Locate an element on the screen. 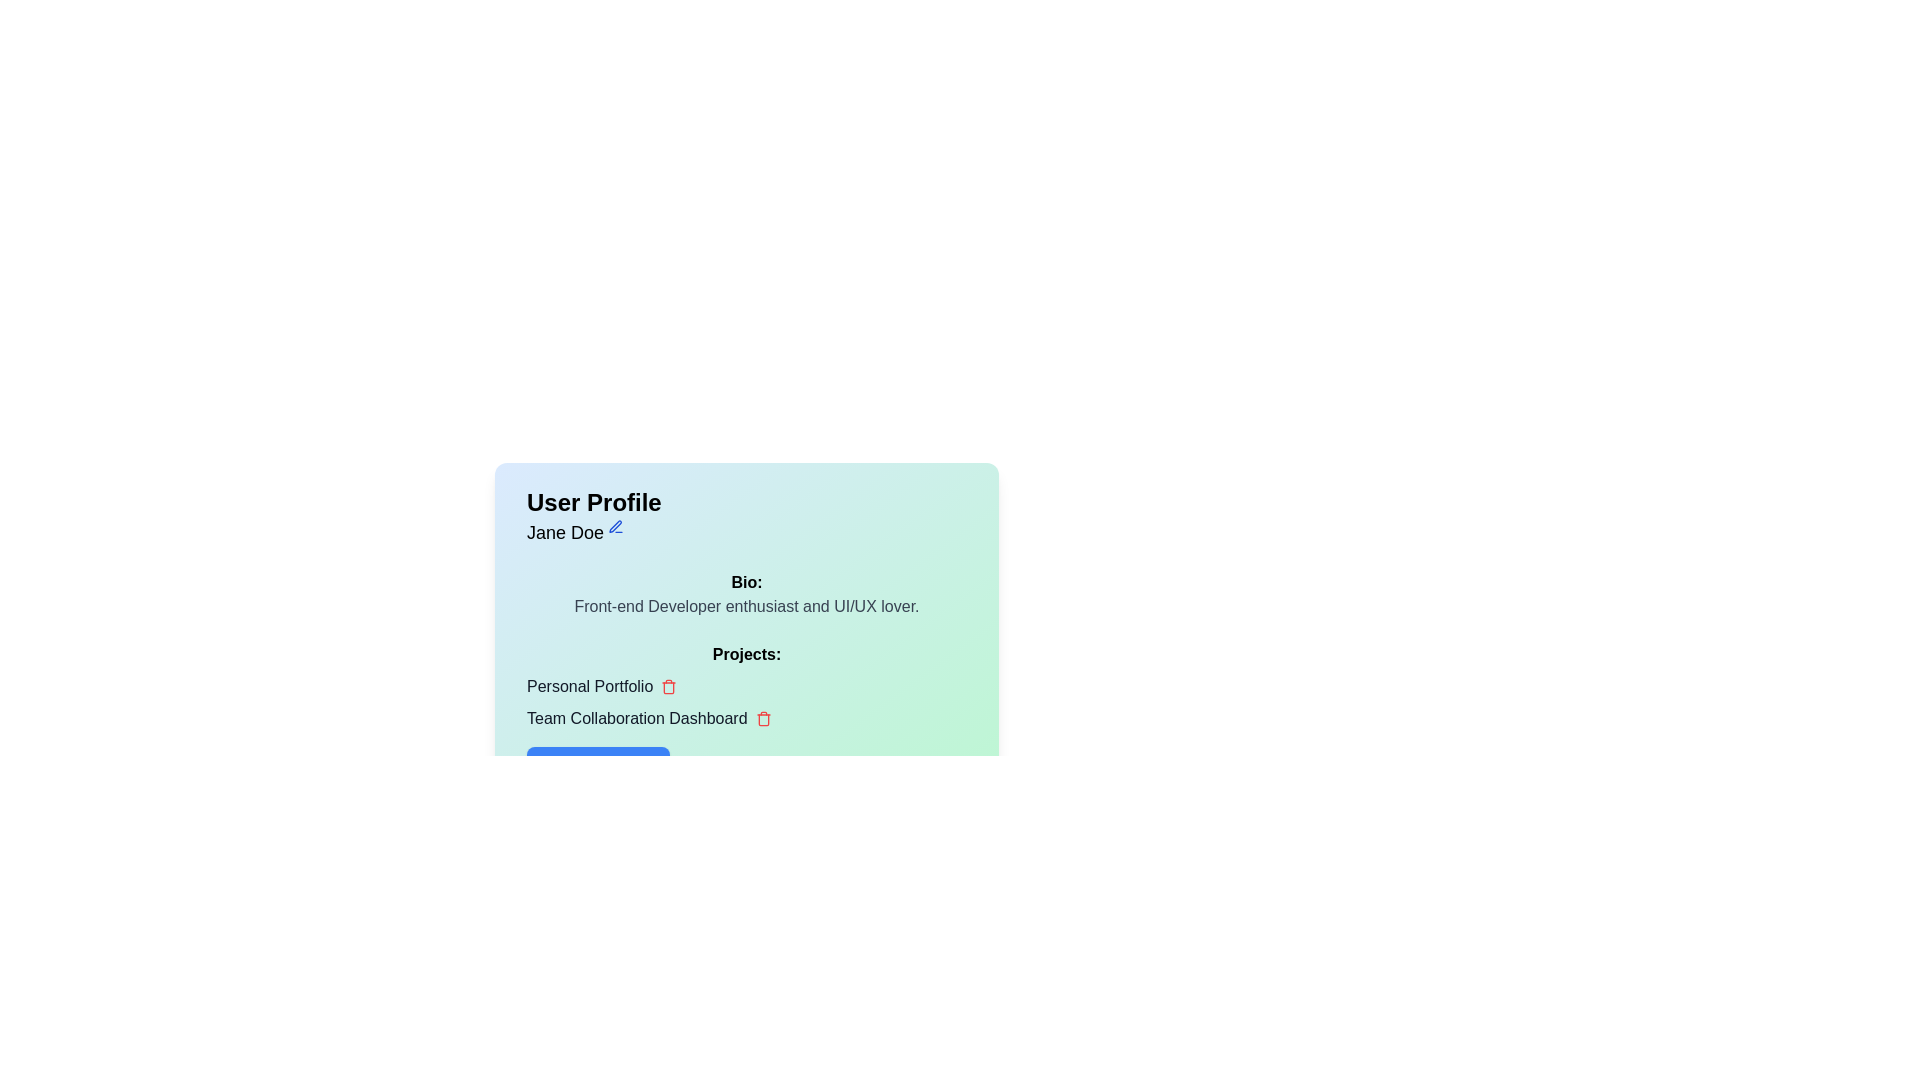 The height and width of the screenshot is (1080, 1920). the 'Add New Project' button located below the 'Projects:' section, which is the last interactive element beneath 'Personal Portfolio' and 'Team Collaboration Dashboard' is located at coordinates (597, 766).